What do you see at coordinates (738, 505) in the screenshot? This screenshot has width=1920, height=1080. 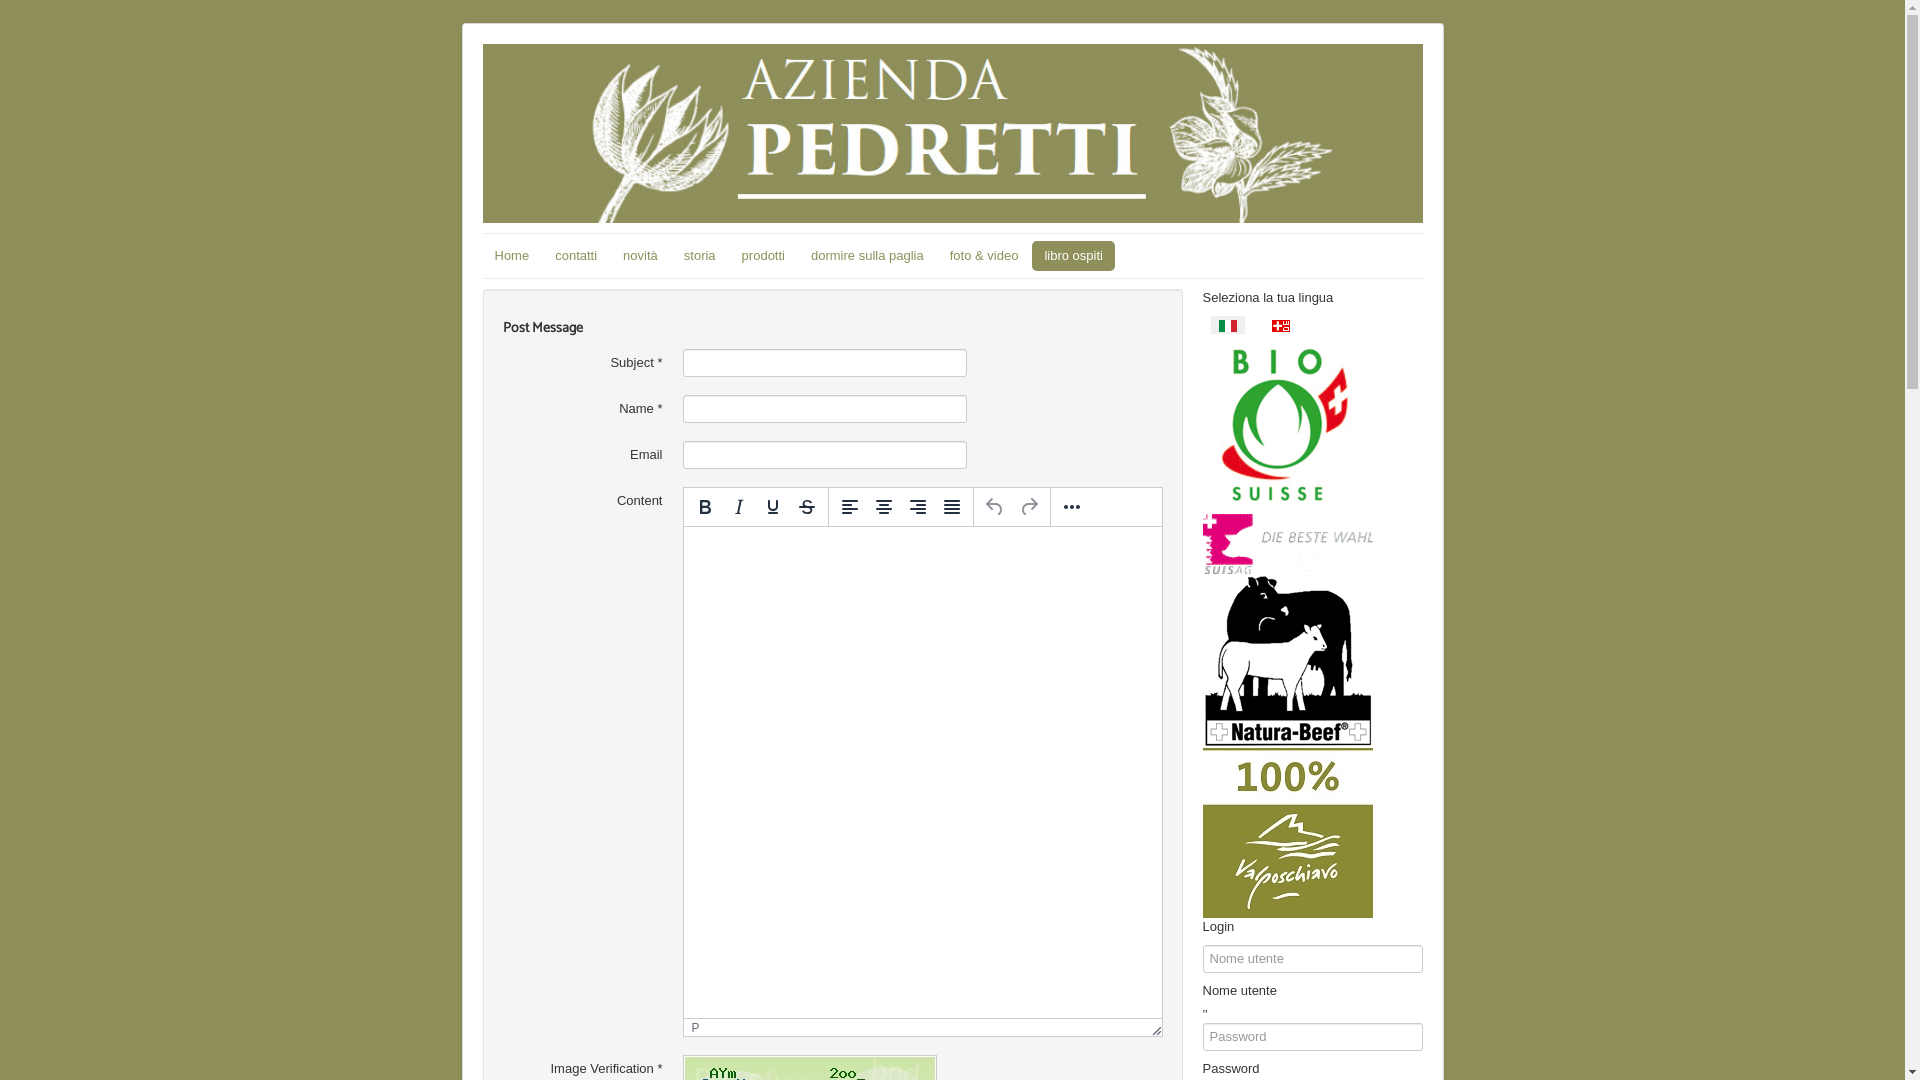 I see `'Corsivo'` at bounding box center [738, 505].